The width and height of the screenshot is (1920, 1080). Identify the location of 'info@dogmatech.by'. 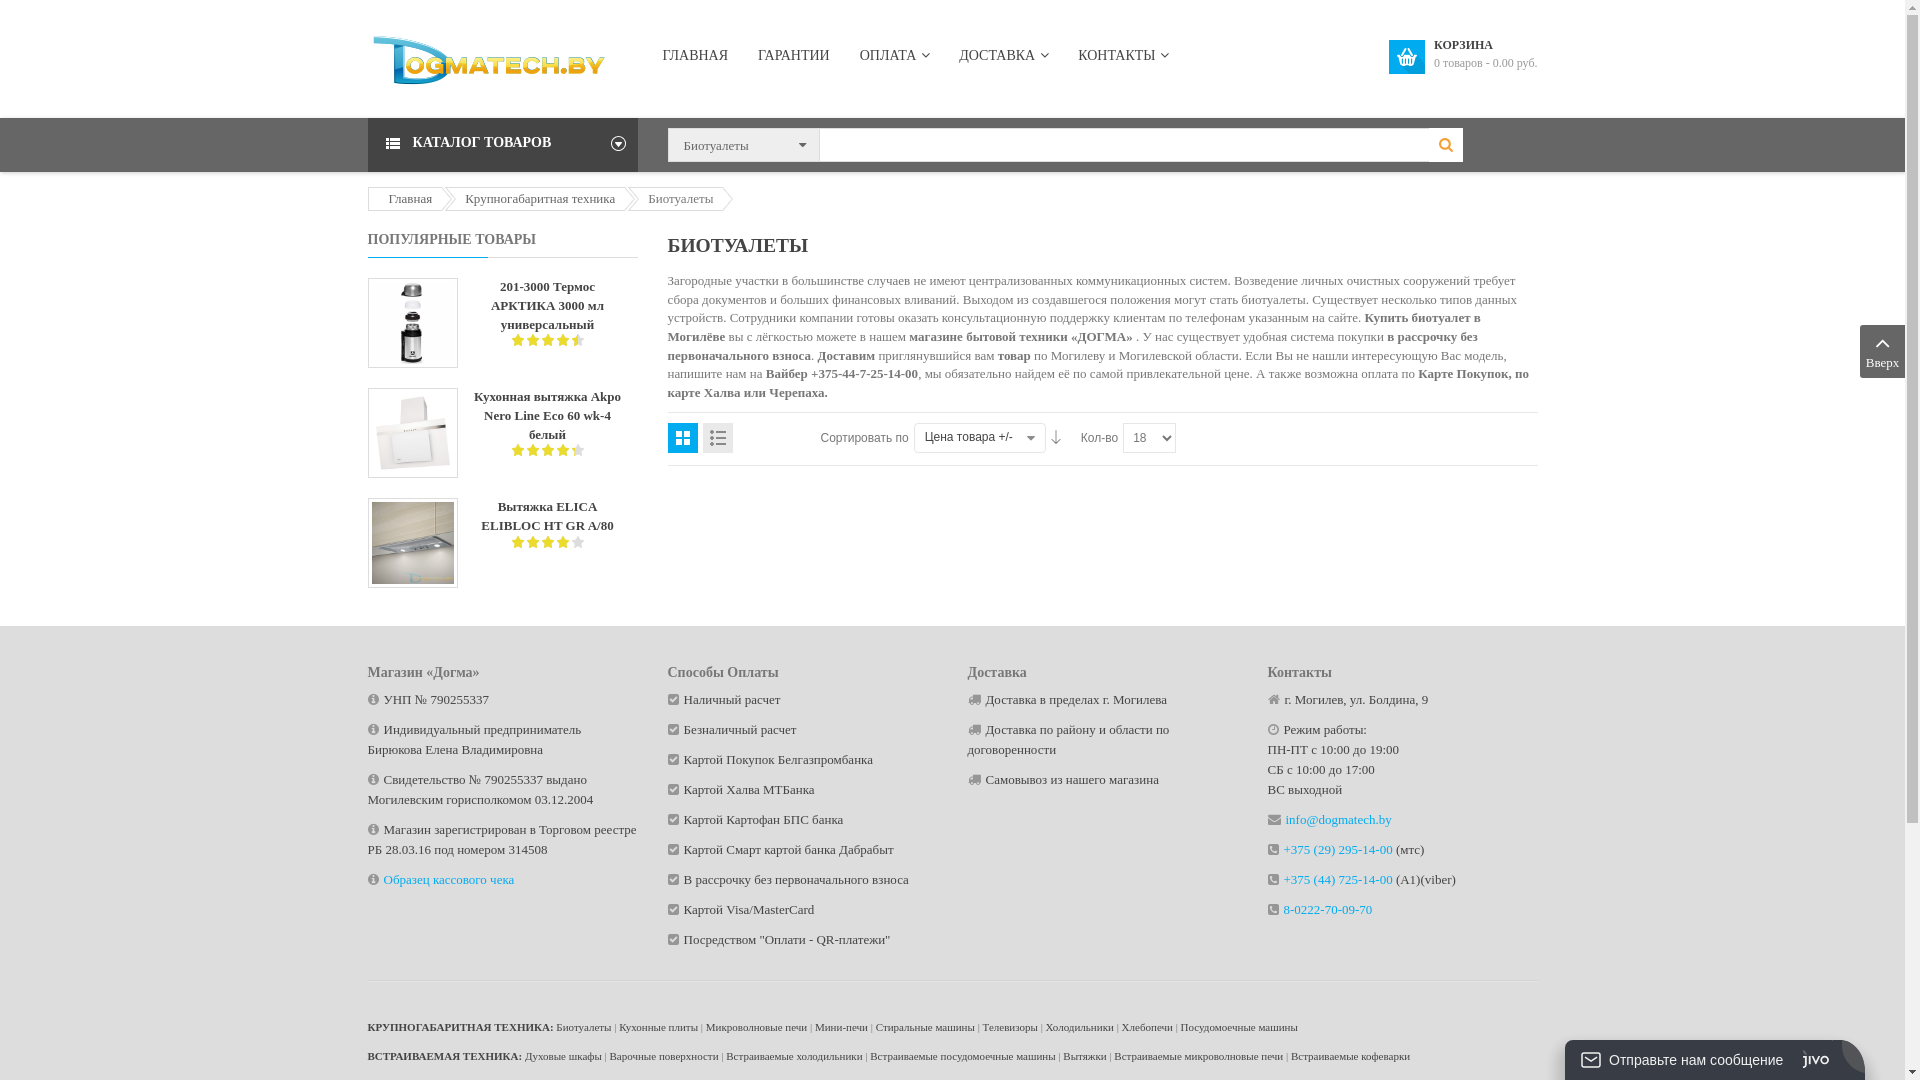
(1286, 819).